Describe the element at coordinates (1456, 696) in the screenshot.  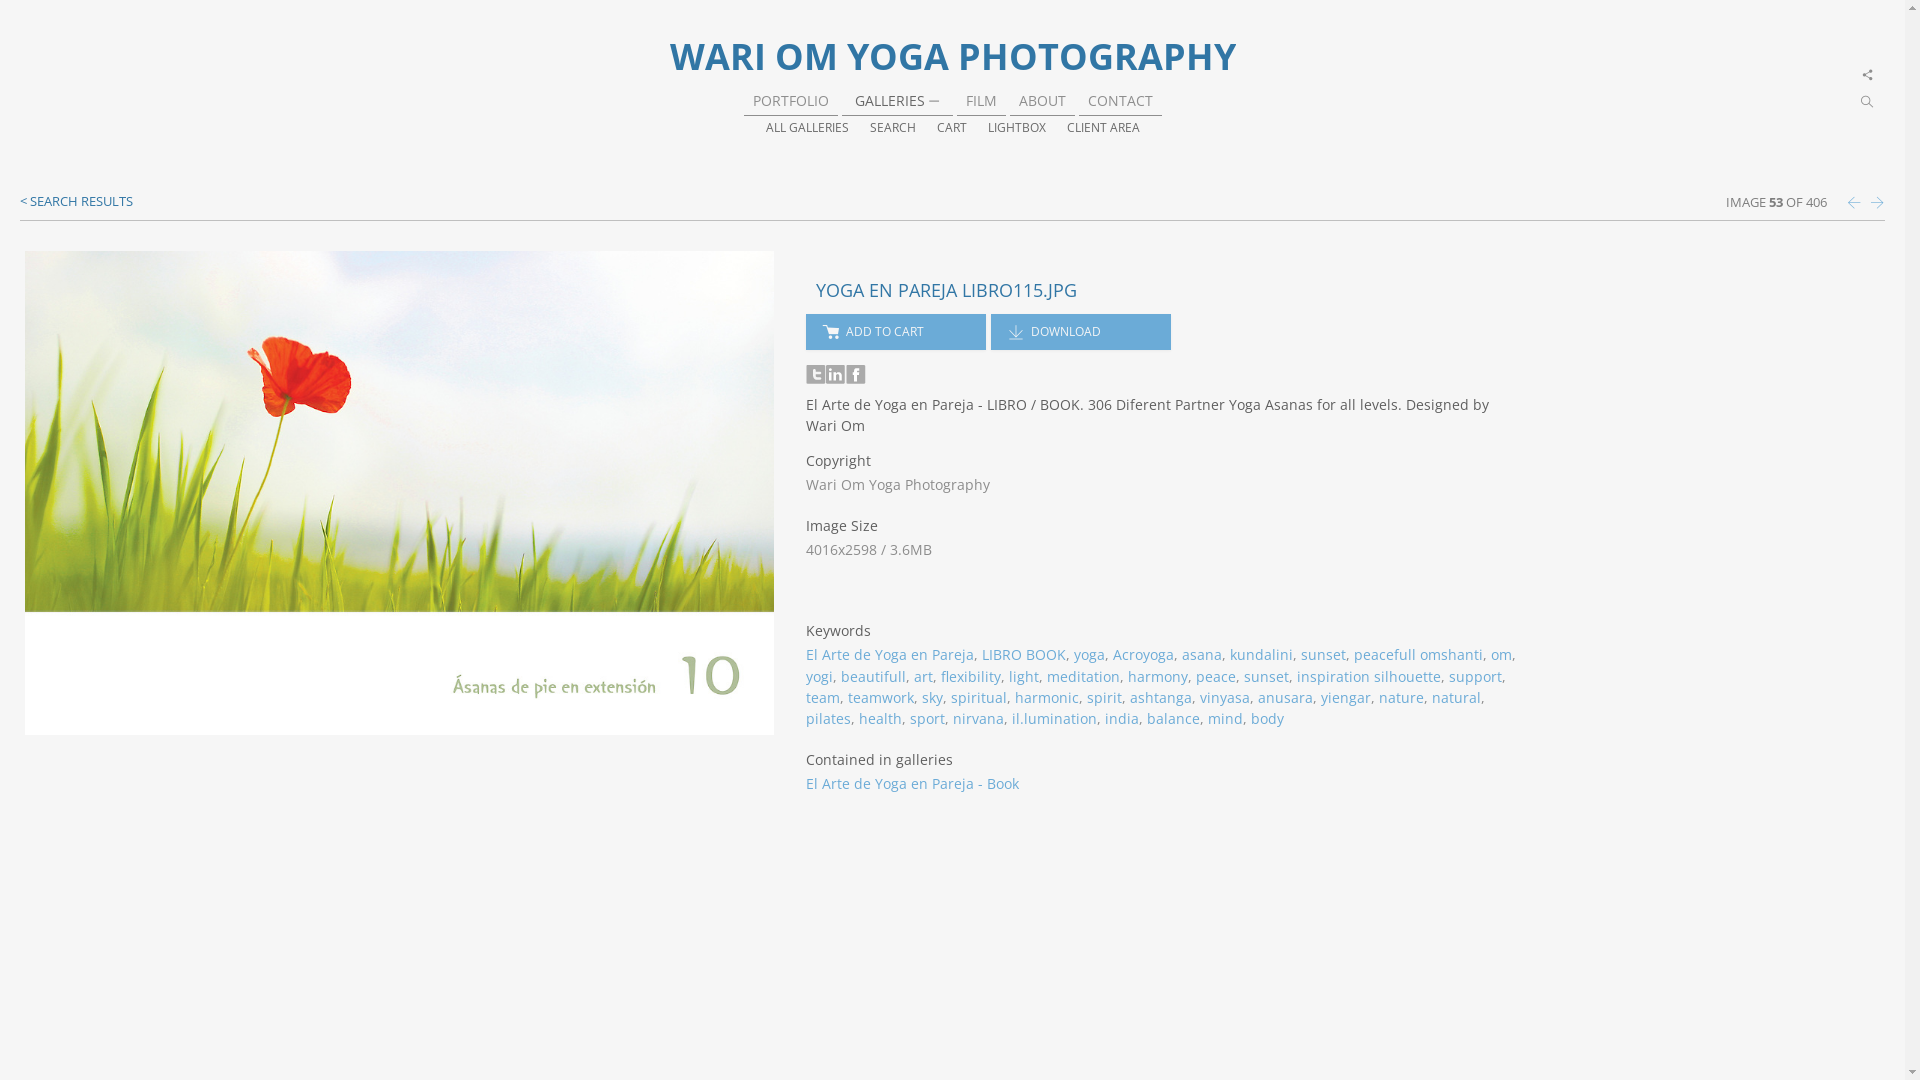
I see `'natural'` at that location.